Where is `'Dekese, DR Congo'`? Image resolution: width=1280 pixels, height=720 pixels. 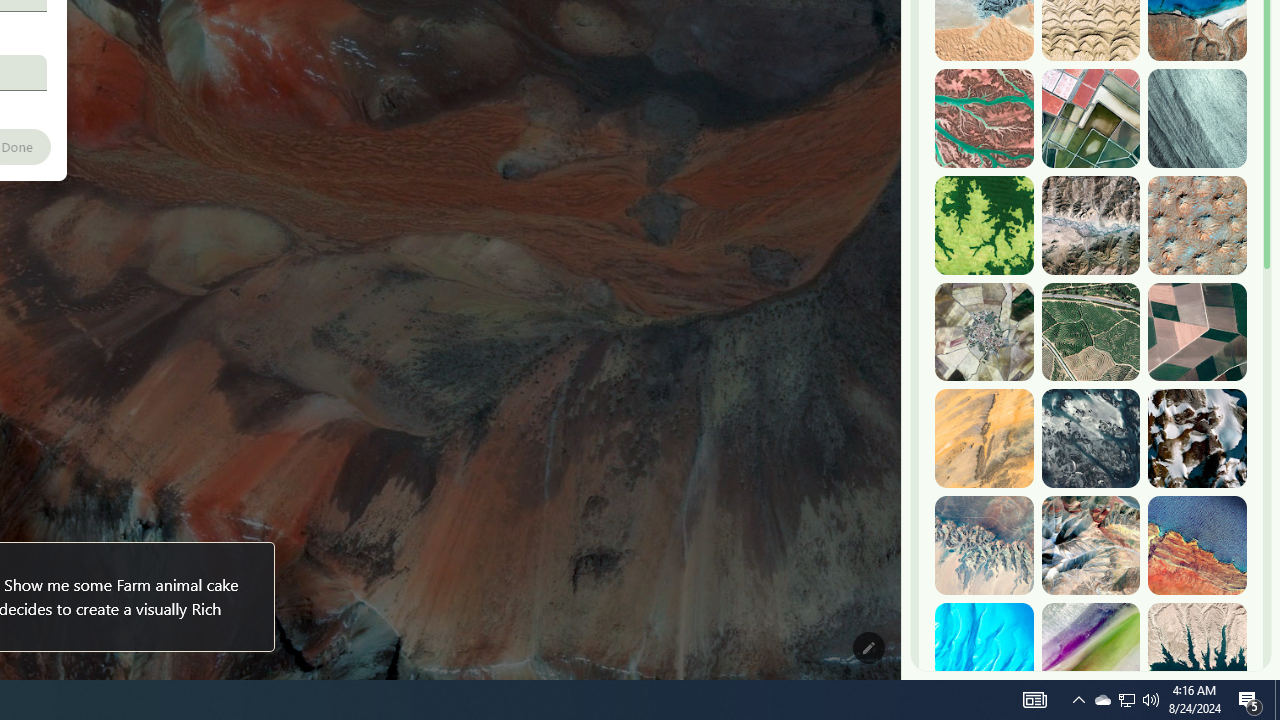 'Dekese, DR Congo' is located at coordinates (984, 225).